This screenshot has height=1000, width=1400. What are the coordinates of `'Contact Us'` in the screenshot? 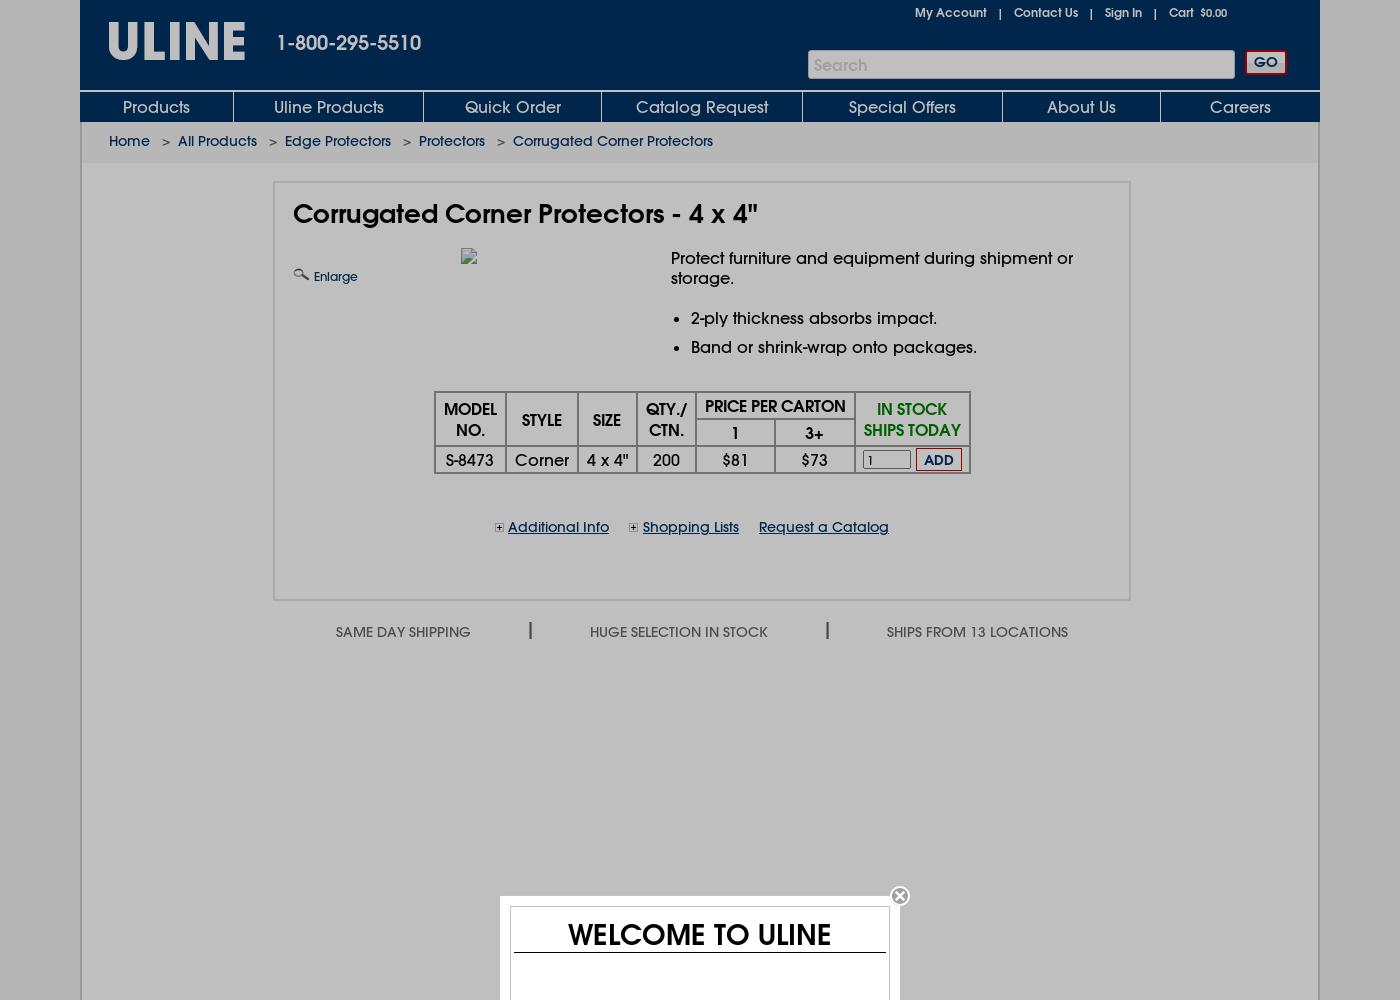 It's located at (1045, 12).